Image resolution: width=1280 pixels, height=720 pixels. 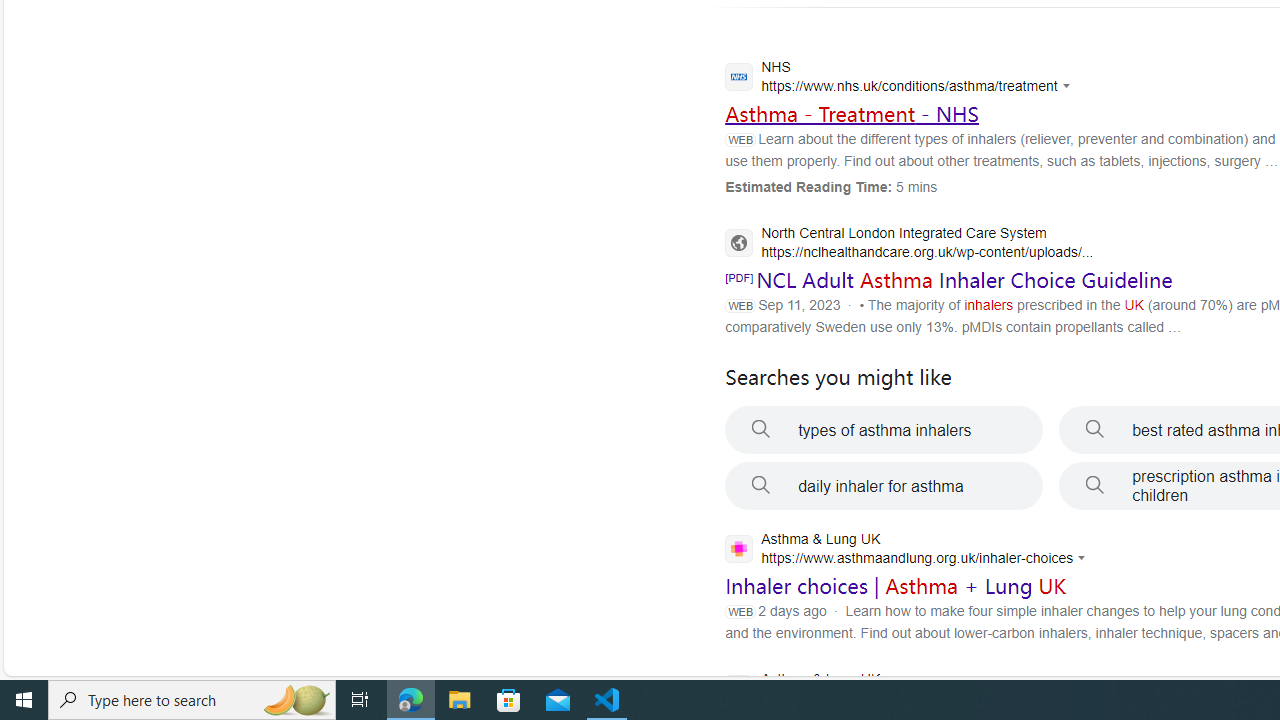 What do you see at coordinates (738, 549) in the screenshot?
I see `'Global web icon'` at bounding box center [738, 549].